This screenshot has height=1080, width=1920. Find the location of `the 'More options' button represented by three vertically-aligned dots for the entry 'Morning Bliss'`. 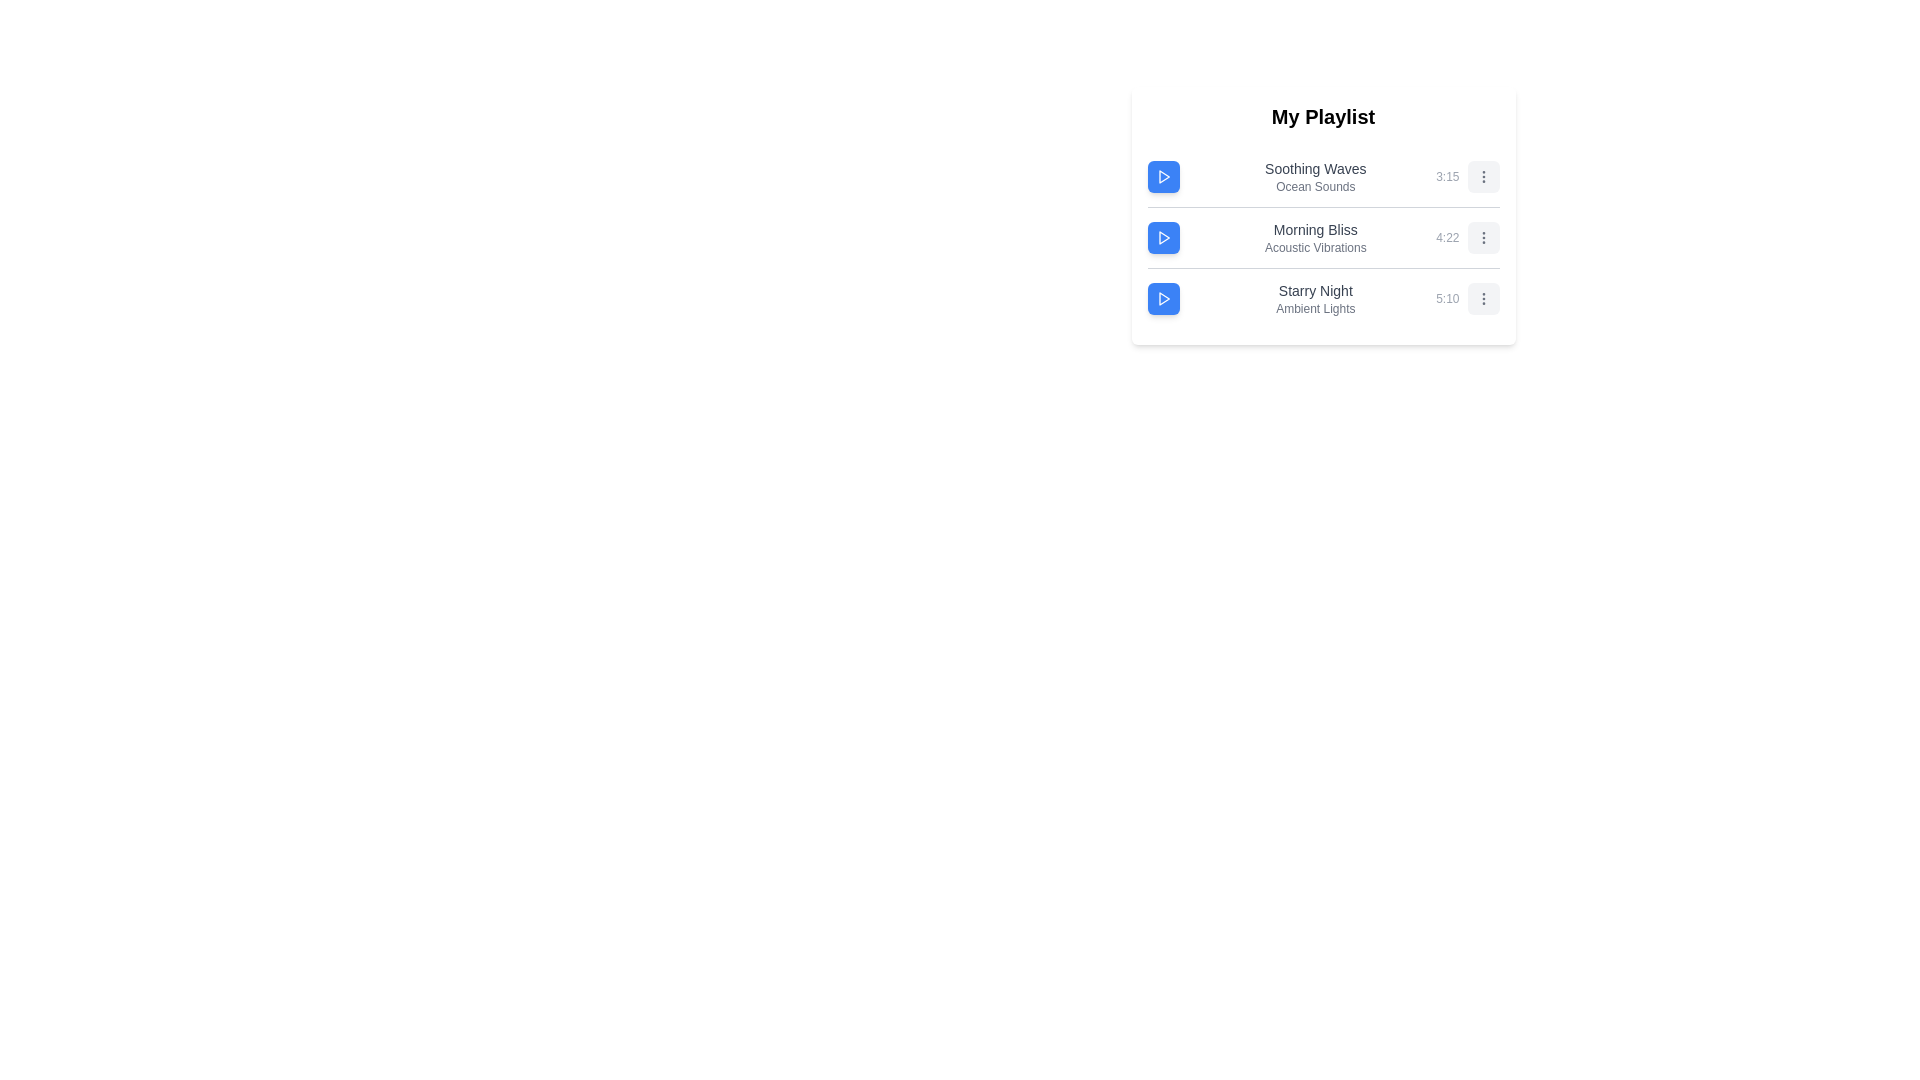

the 'More options' button represented by three vertically-aligned dots for the entry 'Morning Bliss' is located at coordinates (1483, 237).